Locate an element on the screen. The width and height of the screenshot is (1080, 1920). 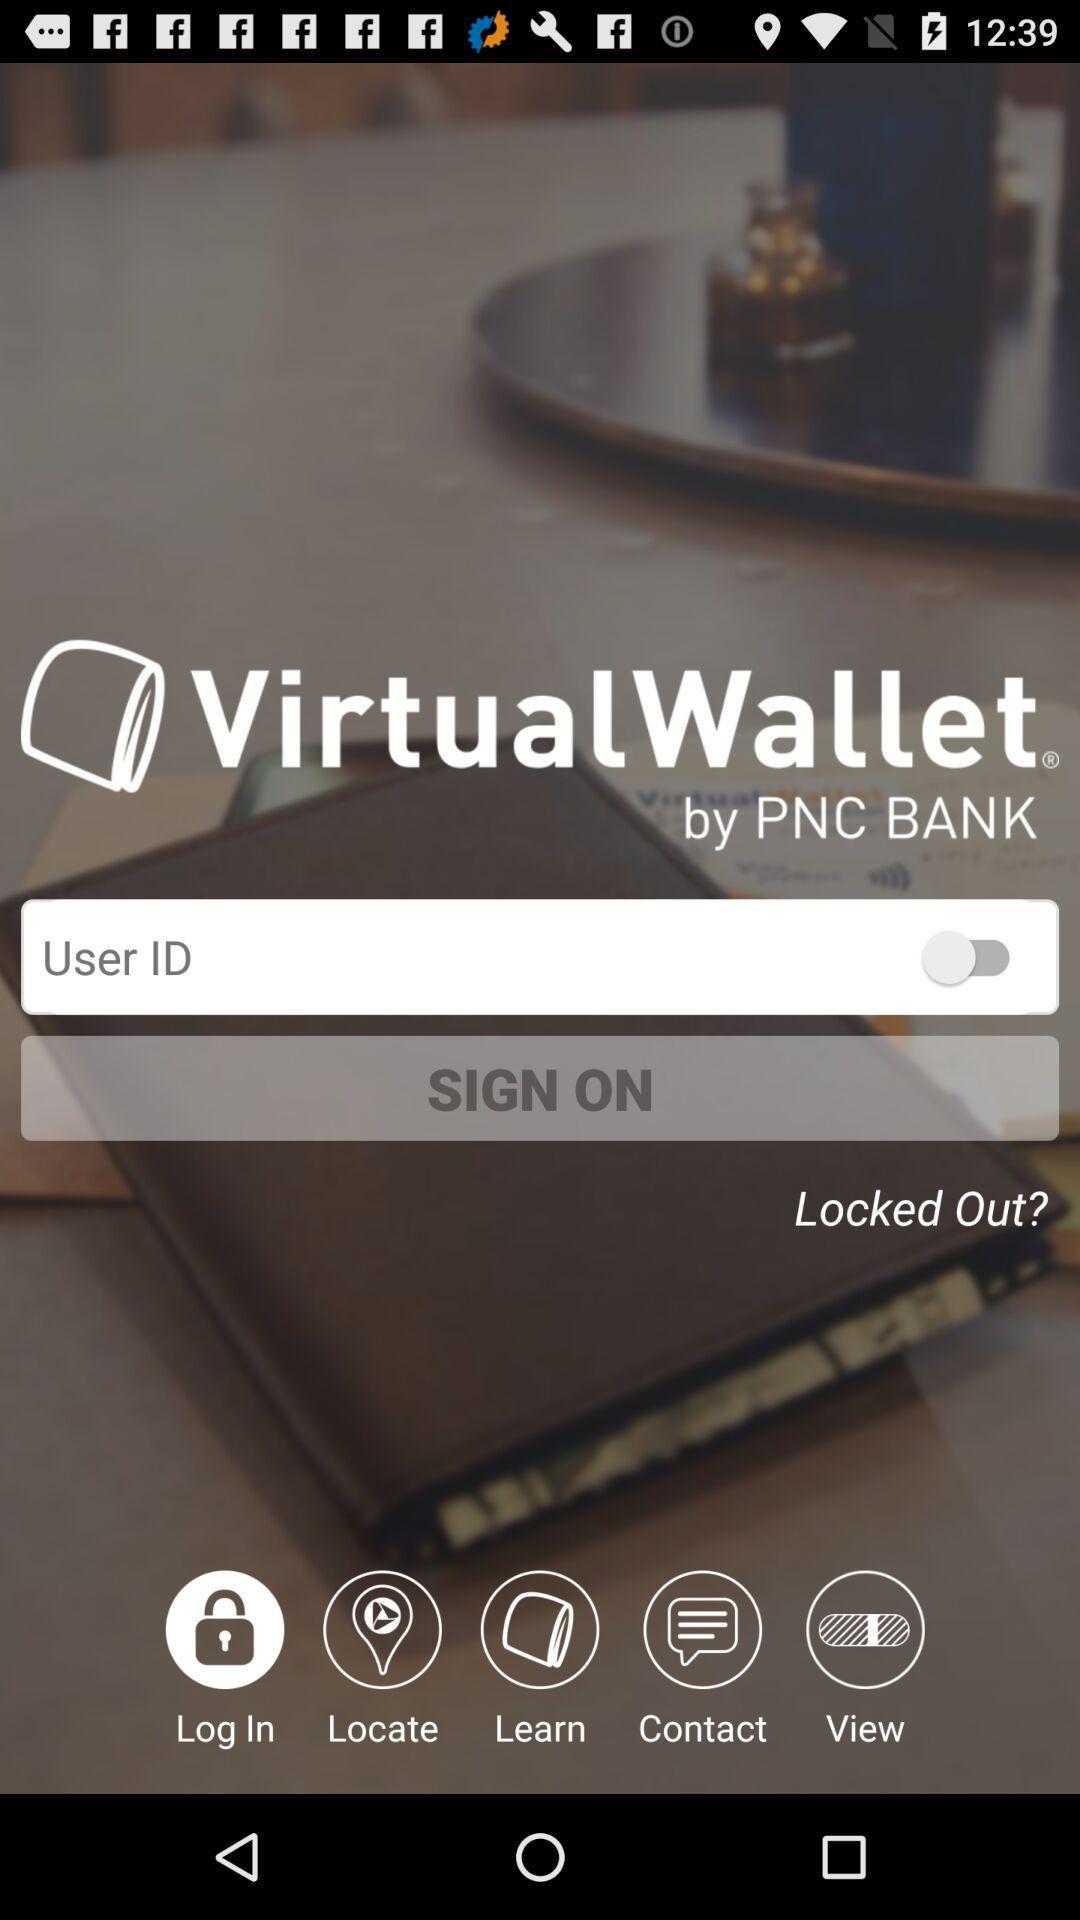
the item below sign on item is located at coordinates (926, 1200).